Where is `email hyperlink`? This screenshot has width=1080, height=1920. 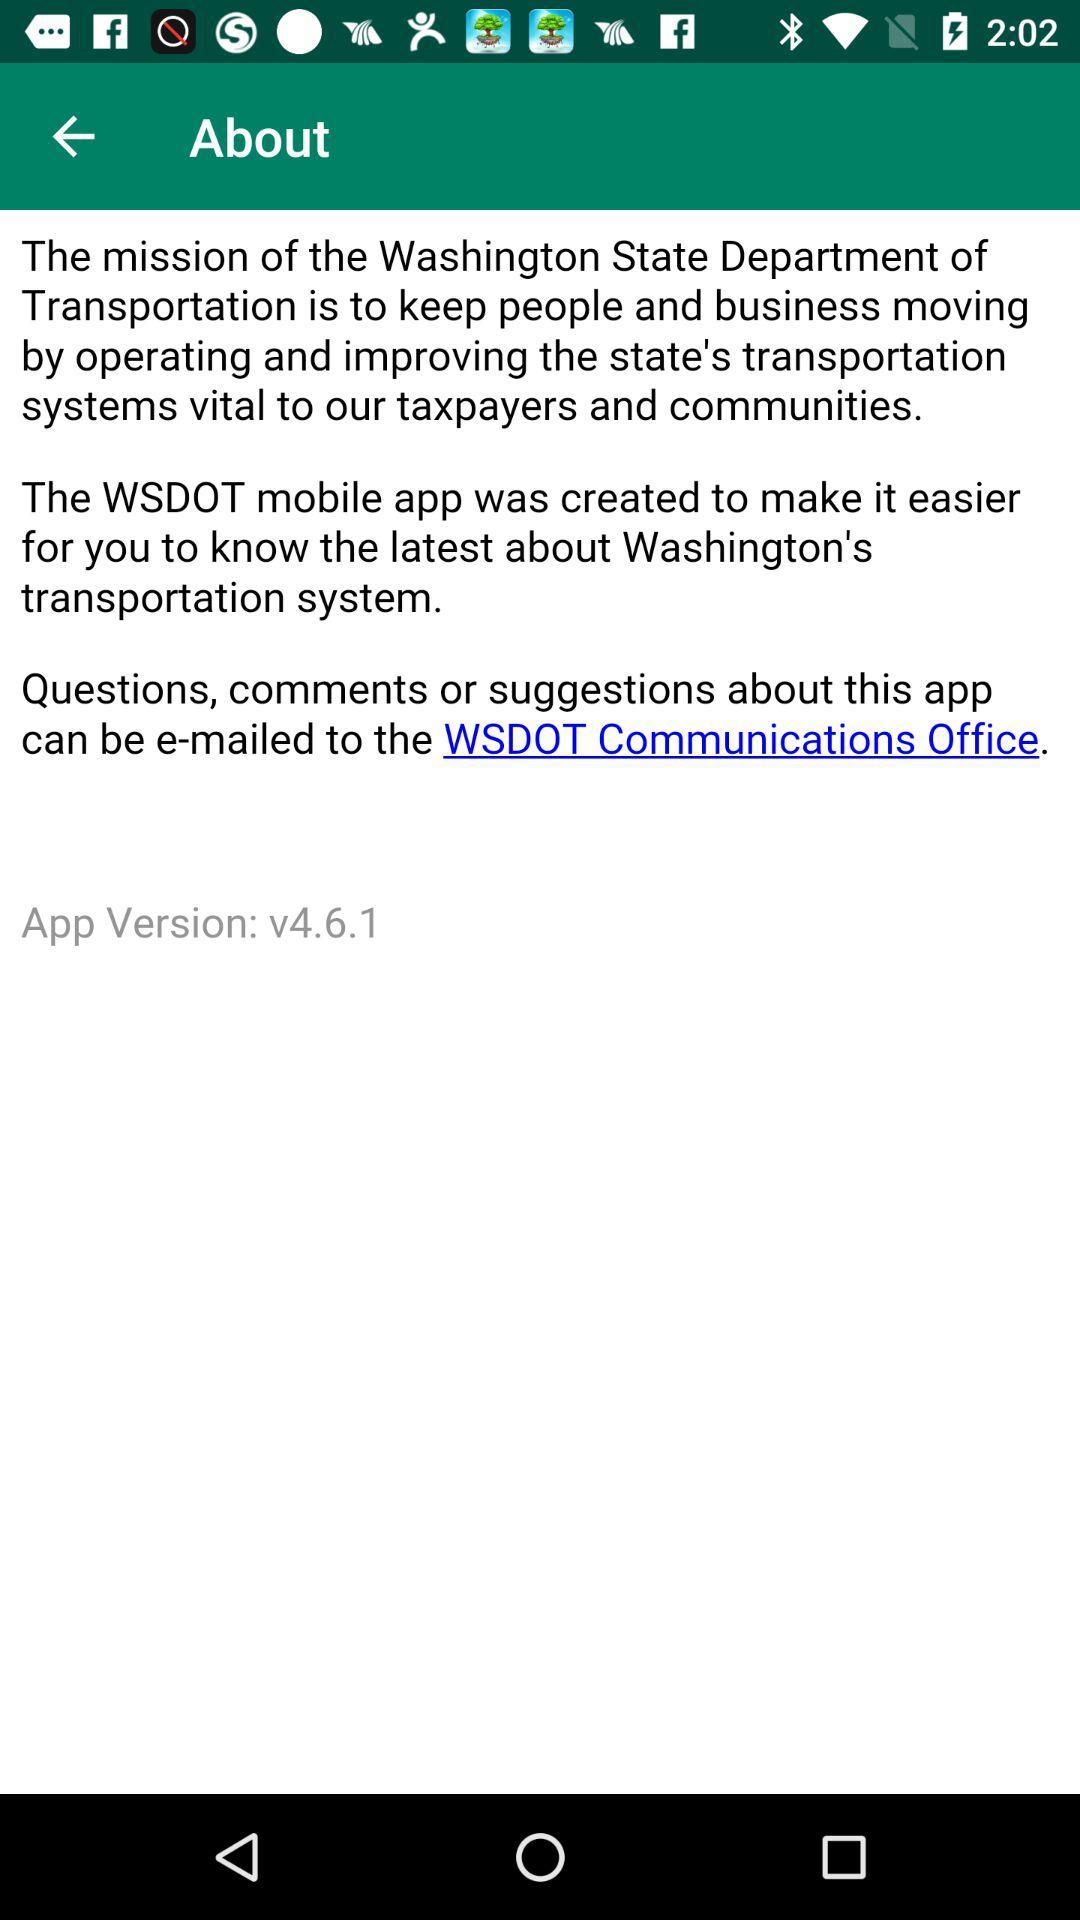 email hyperlink is located at coordinates (540, 1002).